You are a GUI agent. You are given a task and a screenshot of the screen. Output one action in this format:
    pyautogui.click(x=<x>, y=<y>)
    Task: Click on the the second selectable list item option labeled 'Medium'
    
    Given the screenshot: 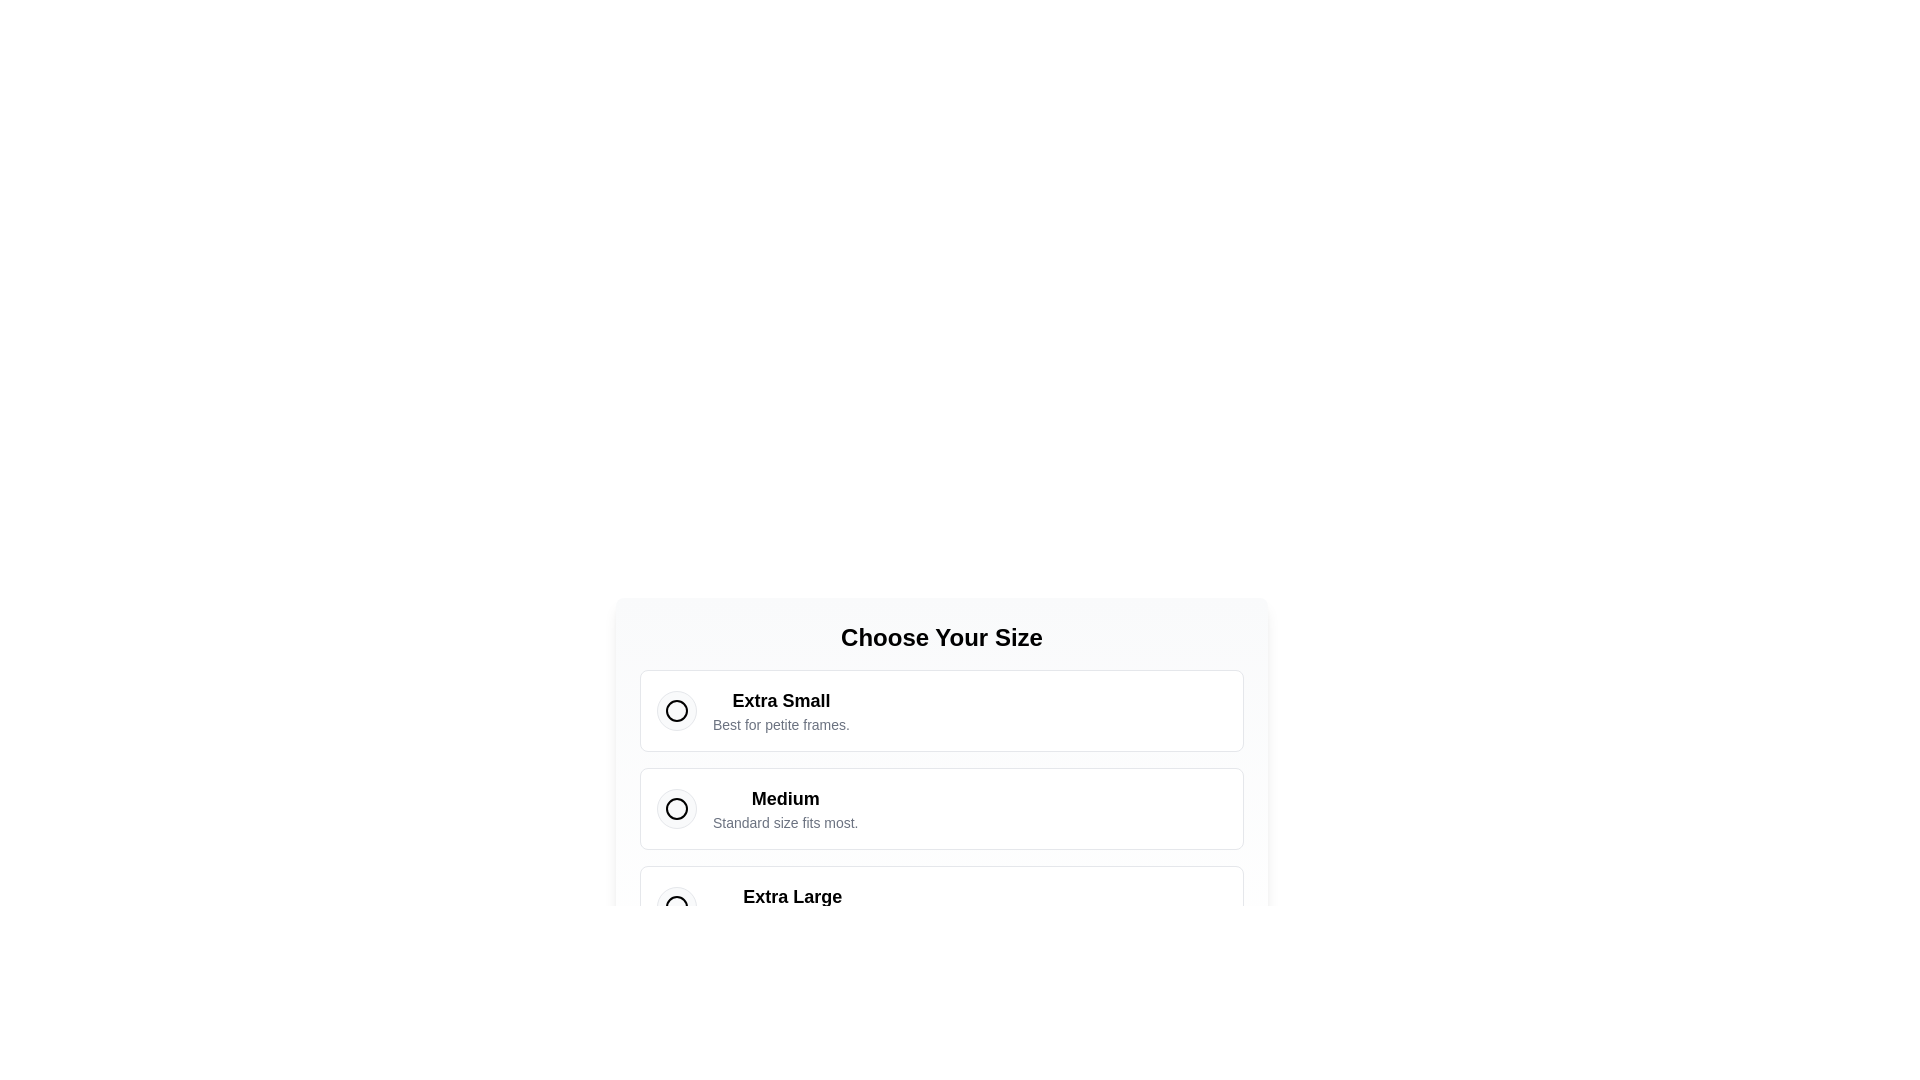 What is the action you would take?
    pyautogui.click(x=940, y=784)
    